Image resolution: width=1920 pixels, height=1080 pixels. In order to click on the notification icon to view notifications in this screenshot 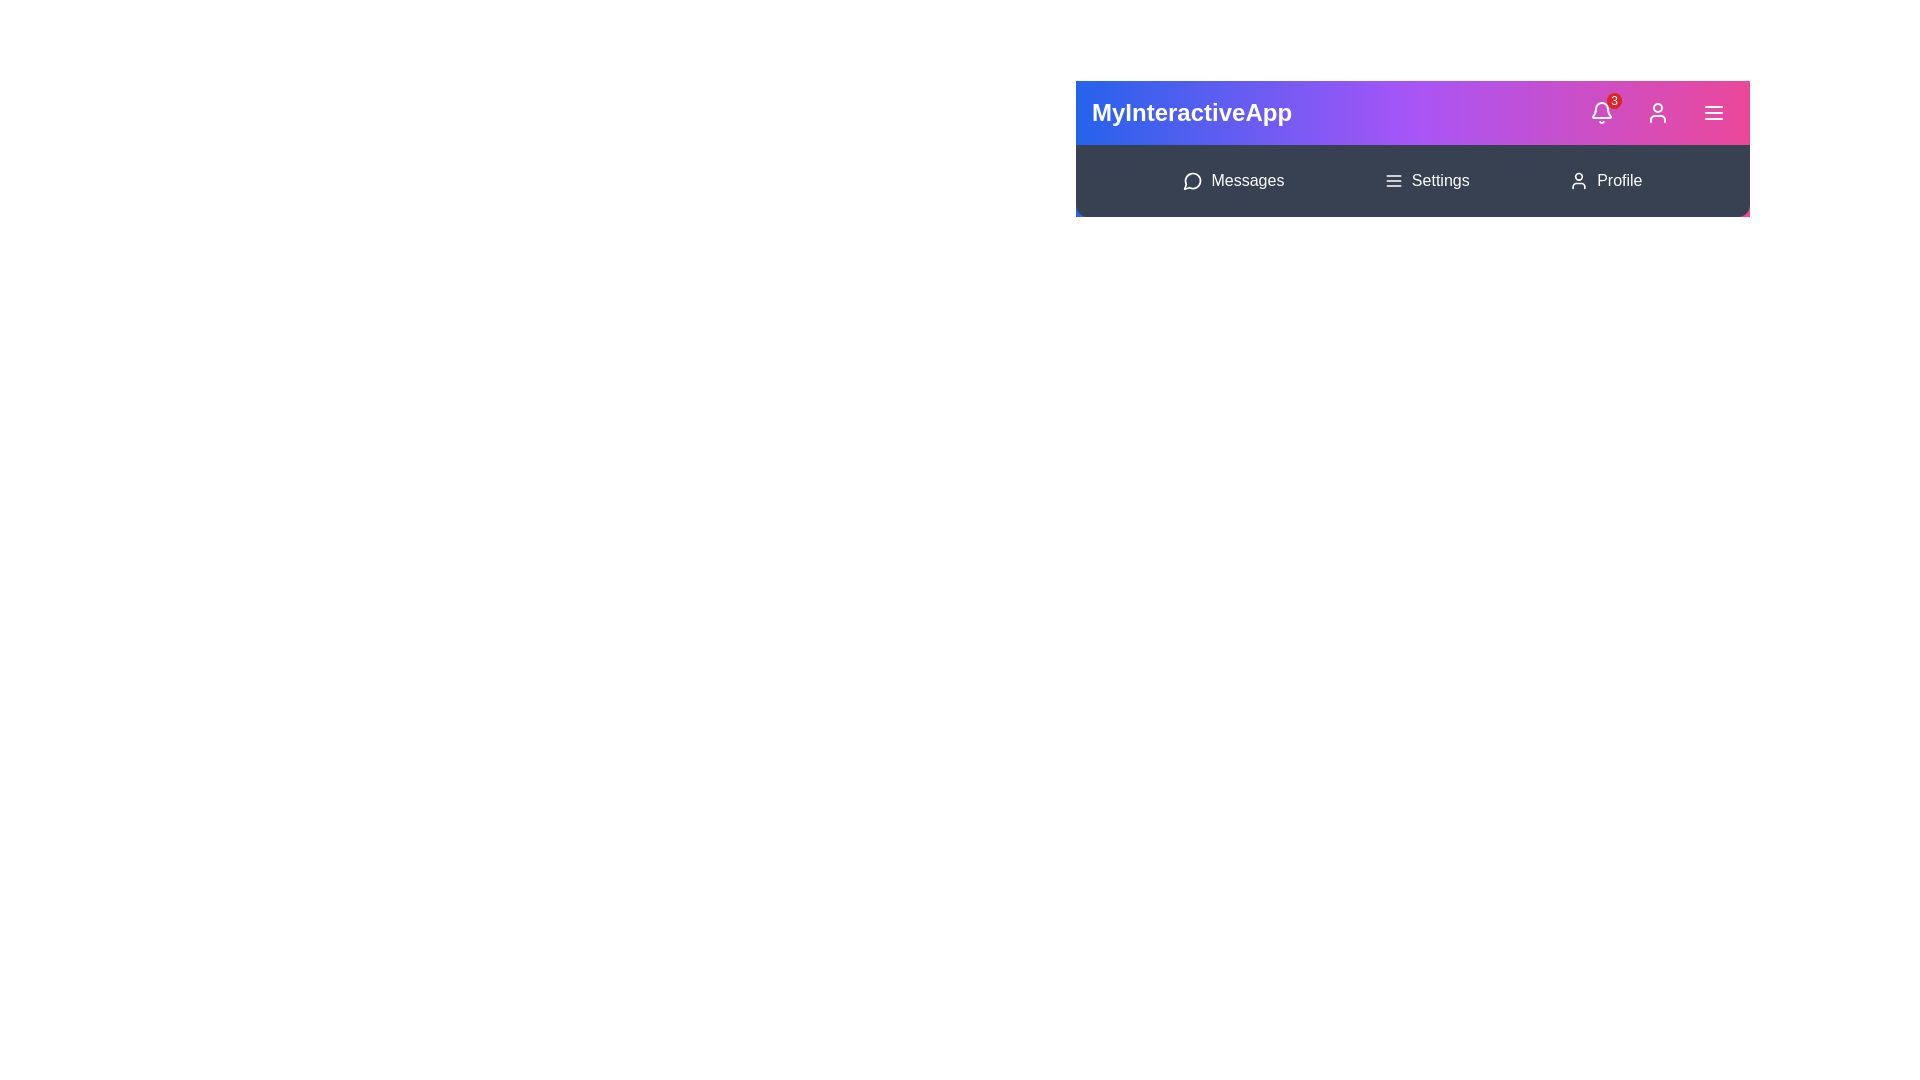, I will do `click(1602, 112)`.